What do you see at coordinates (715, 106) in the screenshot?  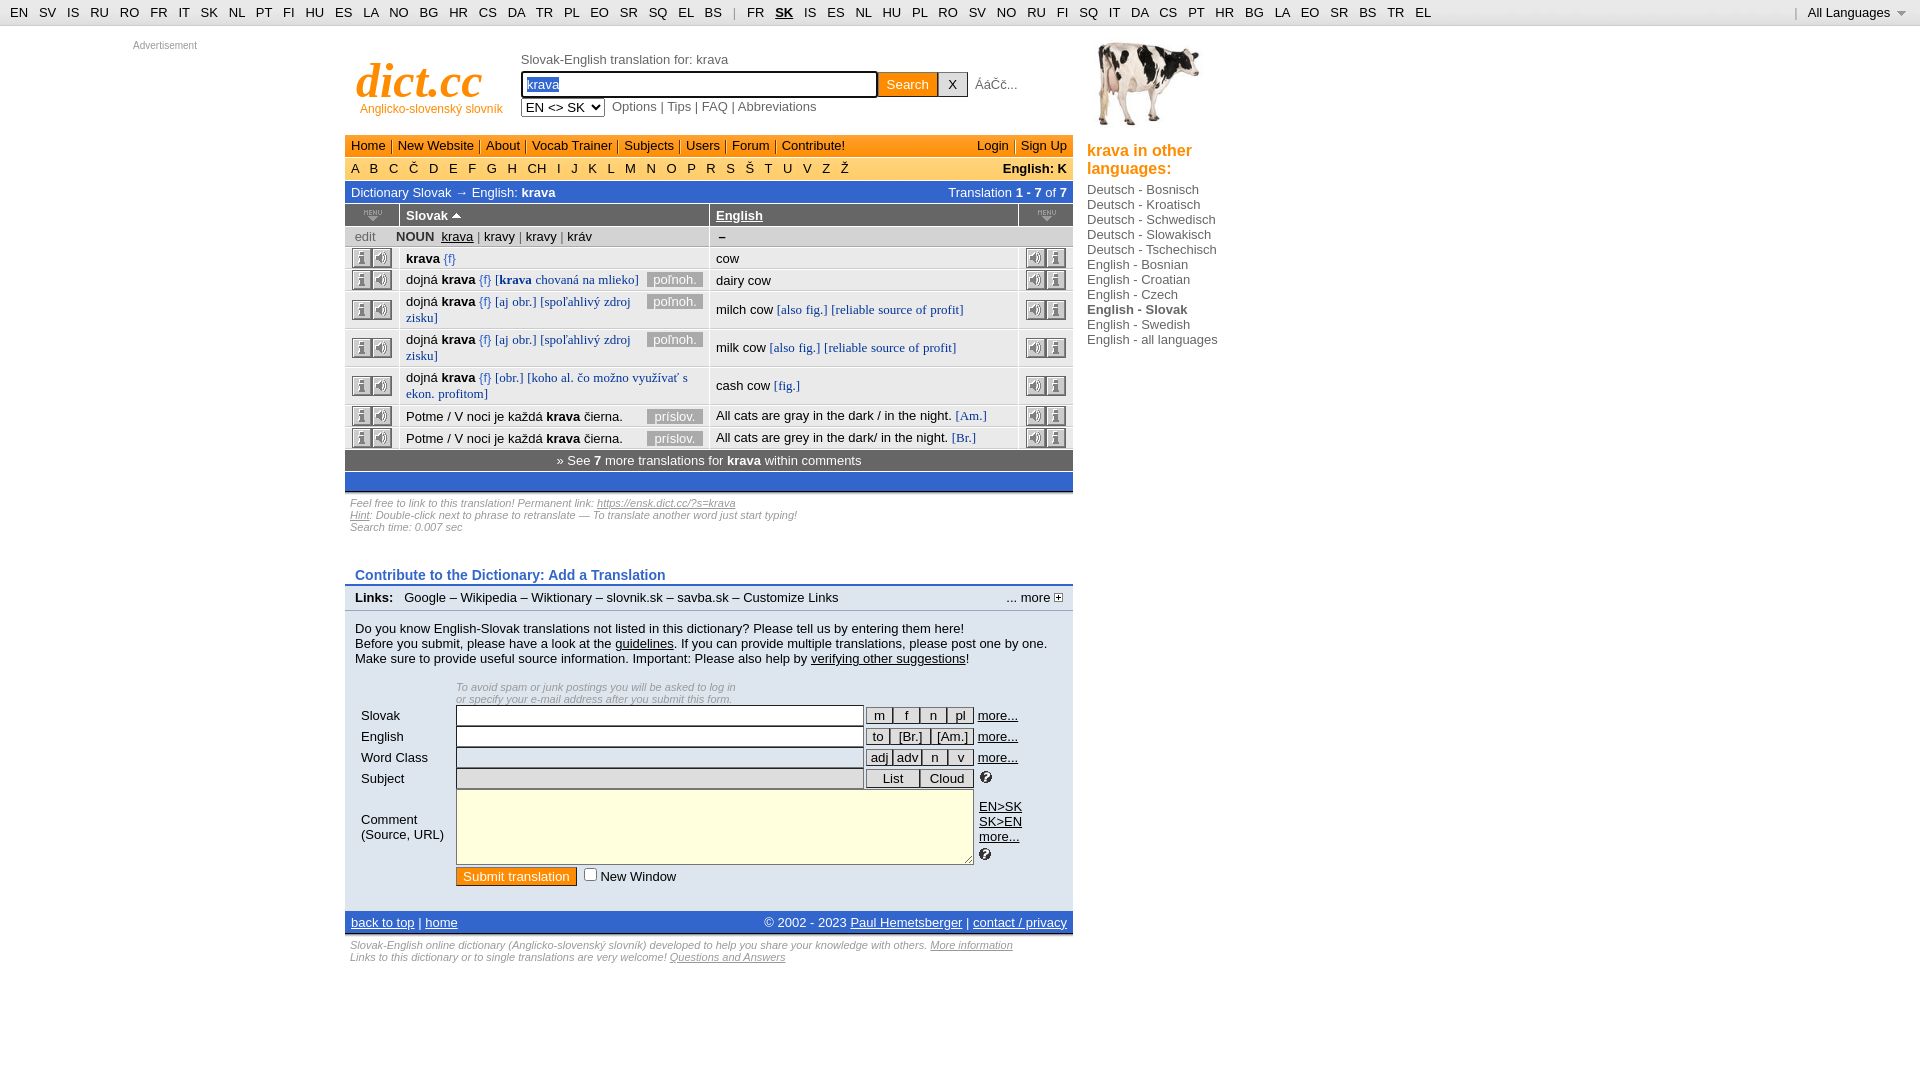 I see `'FAQ'` at bounding box center [715, 106].